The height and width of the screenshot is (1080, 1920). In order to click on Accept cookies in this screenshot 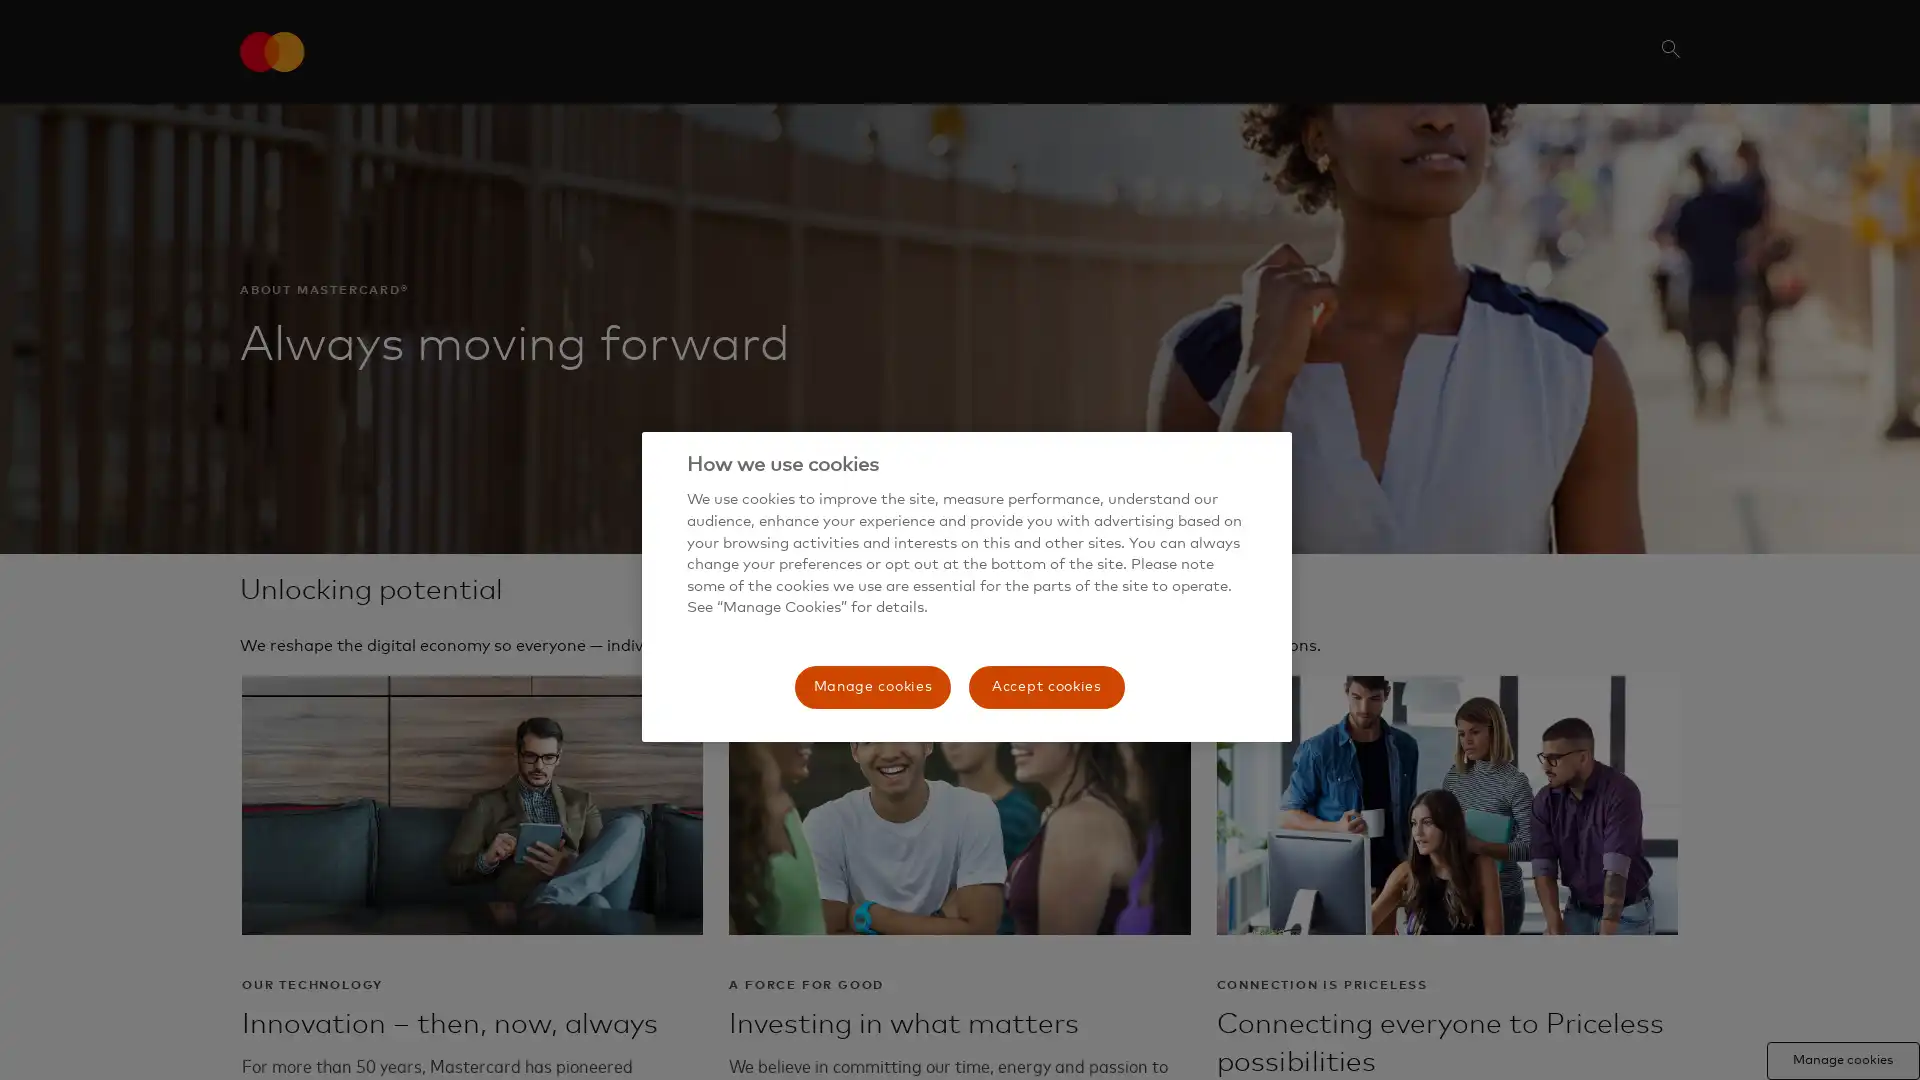, I will do `click(1045, 685)`.